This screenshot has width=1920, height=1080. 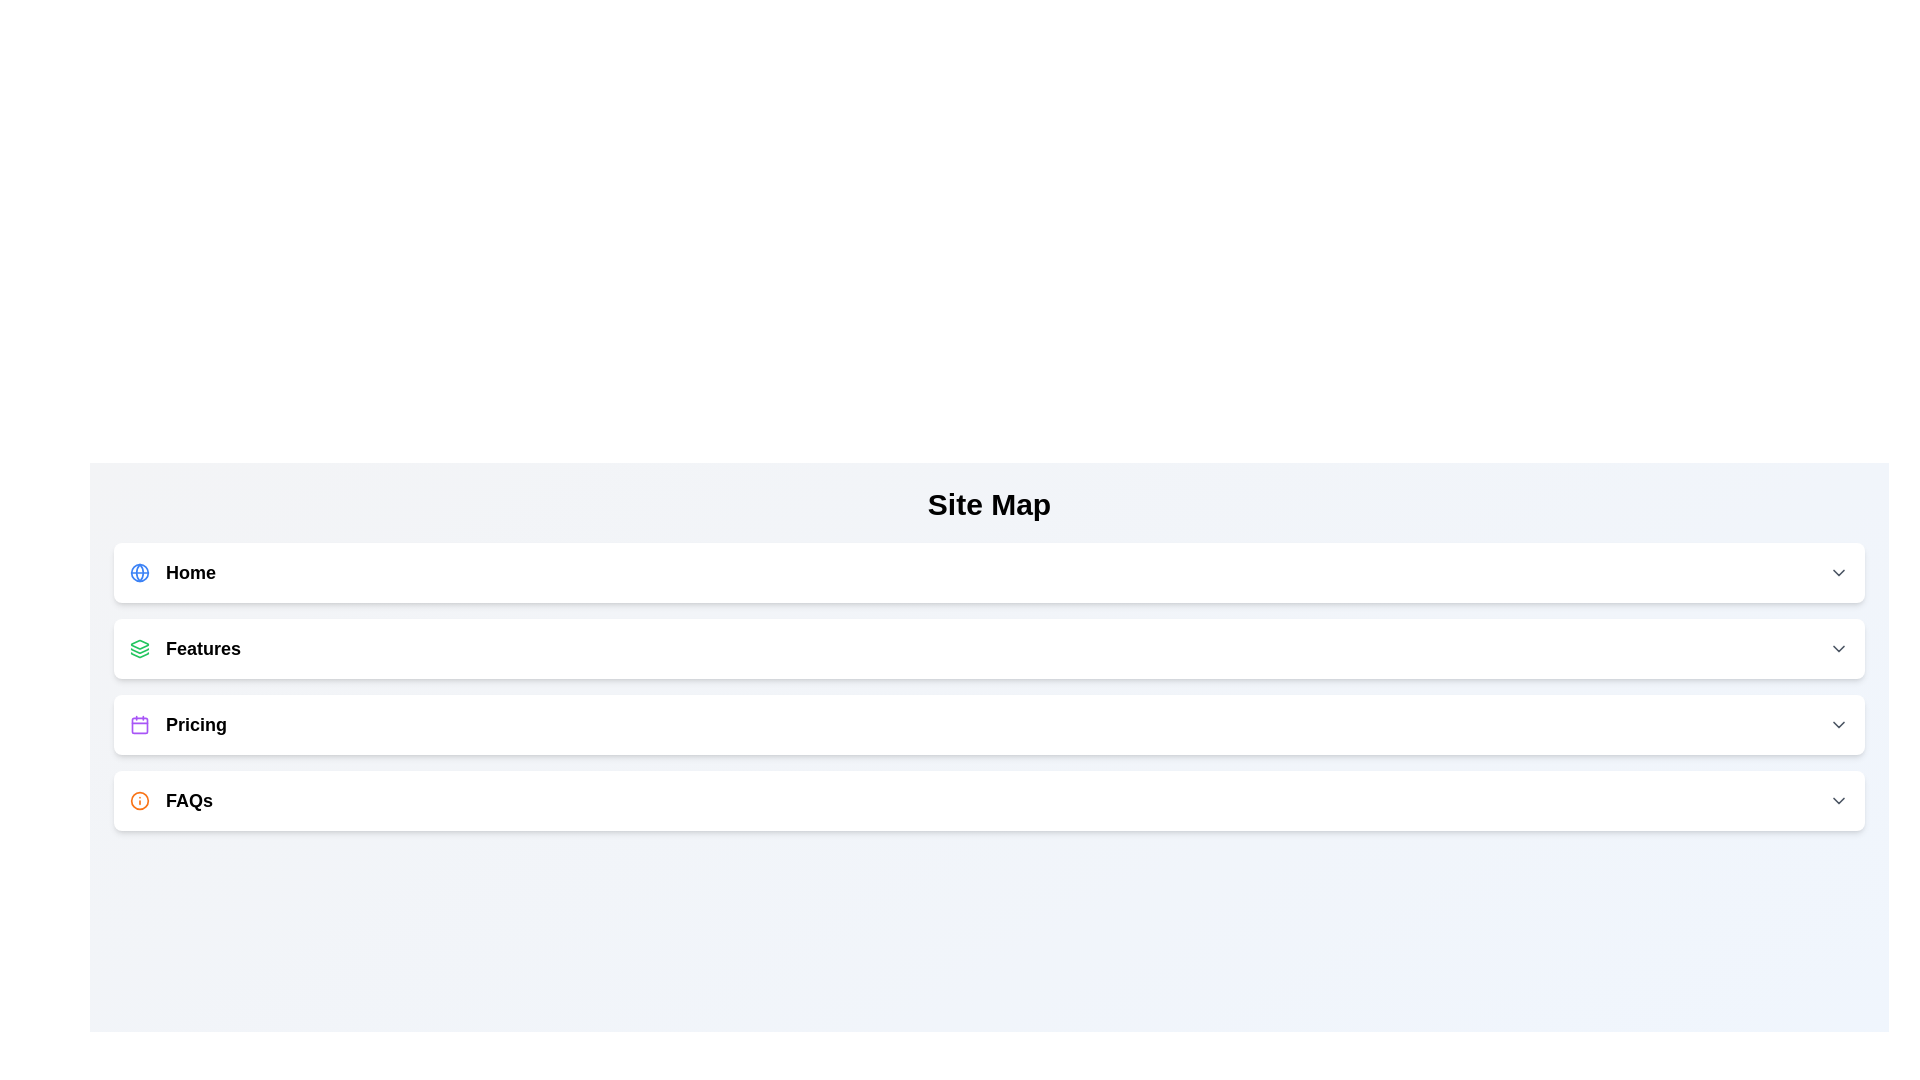 What do you see at coordinates (1838, 800) in the screenshot?
I see `the chevron icon on the right side of the 'FAQs' row` at bounding box center [1838, 800].